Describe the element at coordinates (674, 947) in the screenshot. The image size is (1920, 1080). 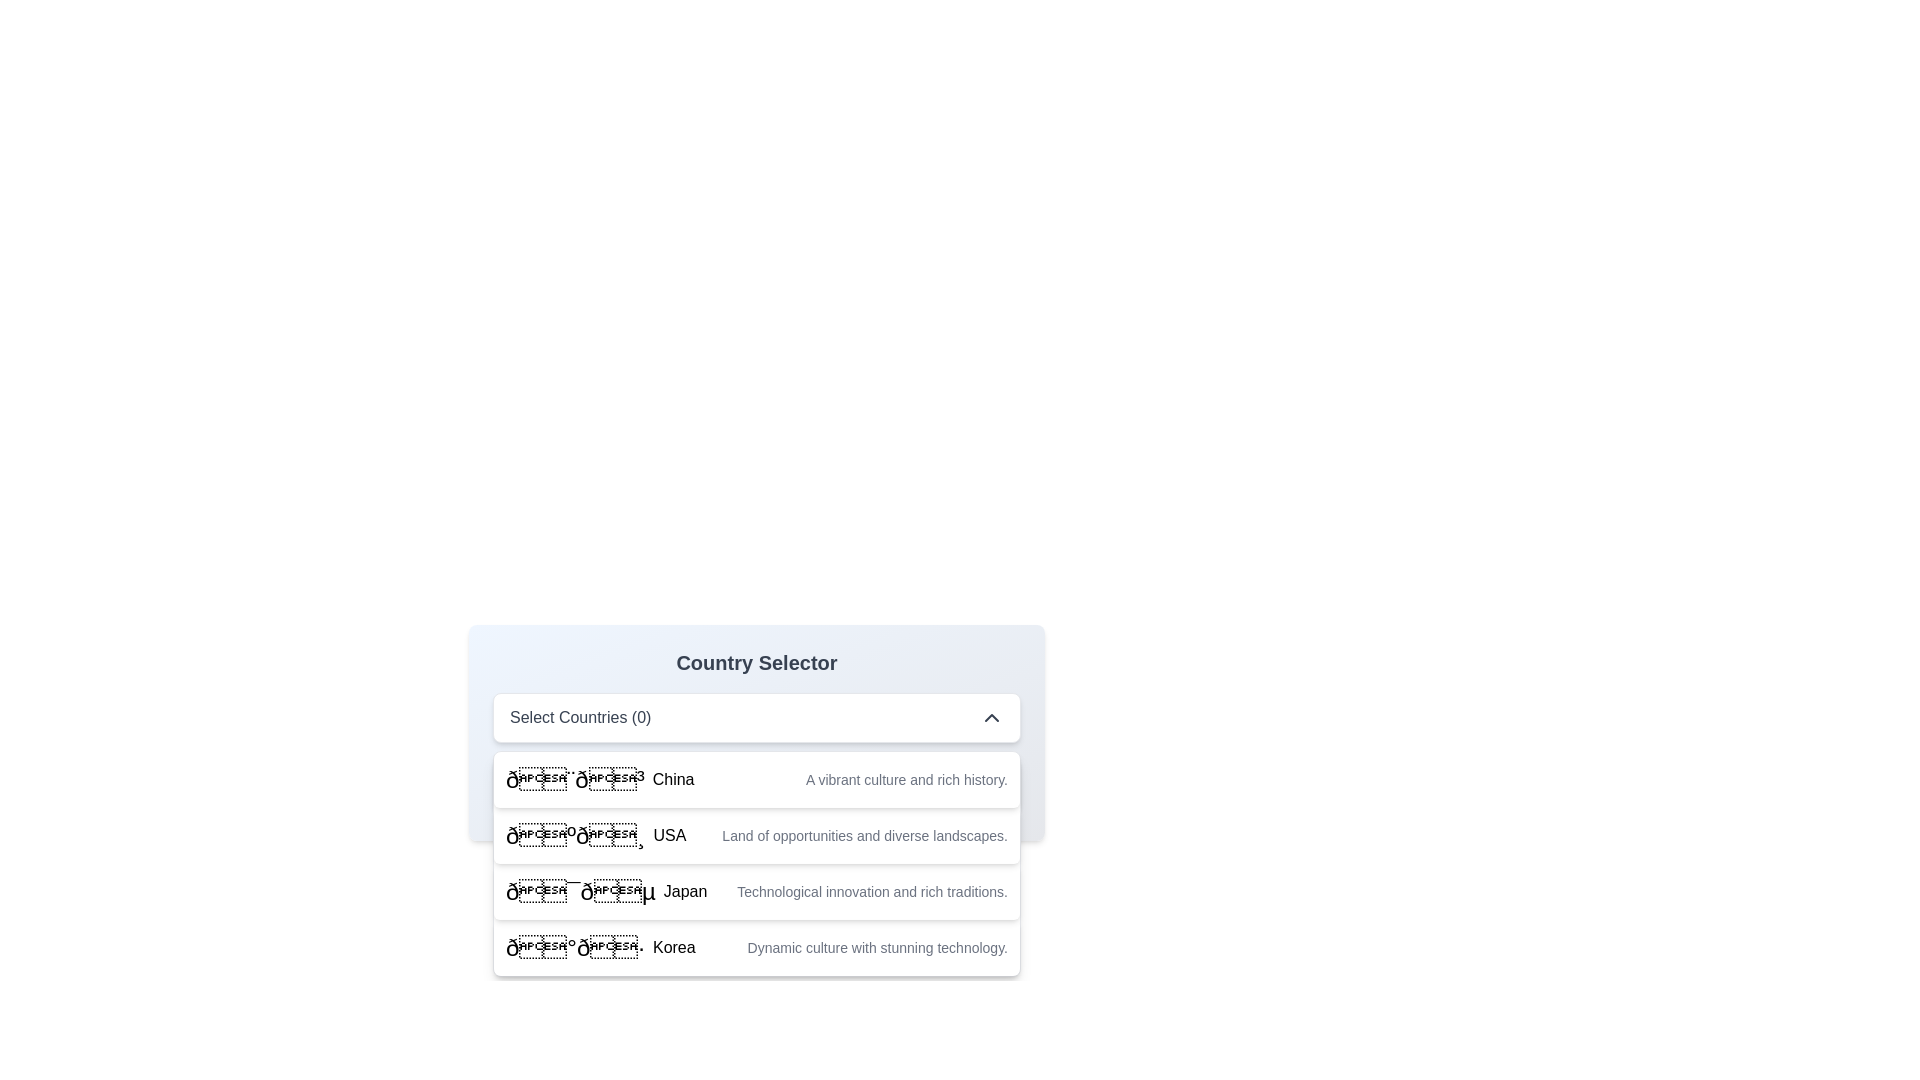
I see `text label displaying the name 'Korea' in the dropdown list under the 'Country Selector' title` at that location.